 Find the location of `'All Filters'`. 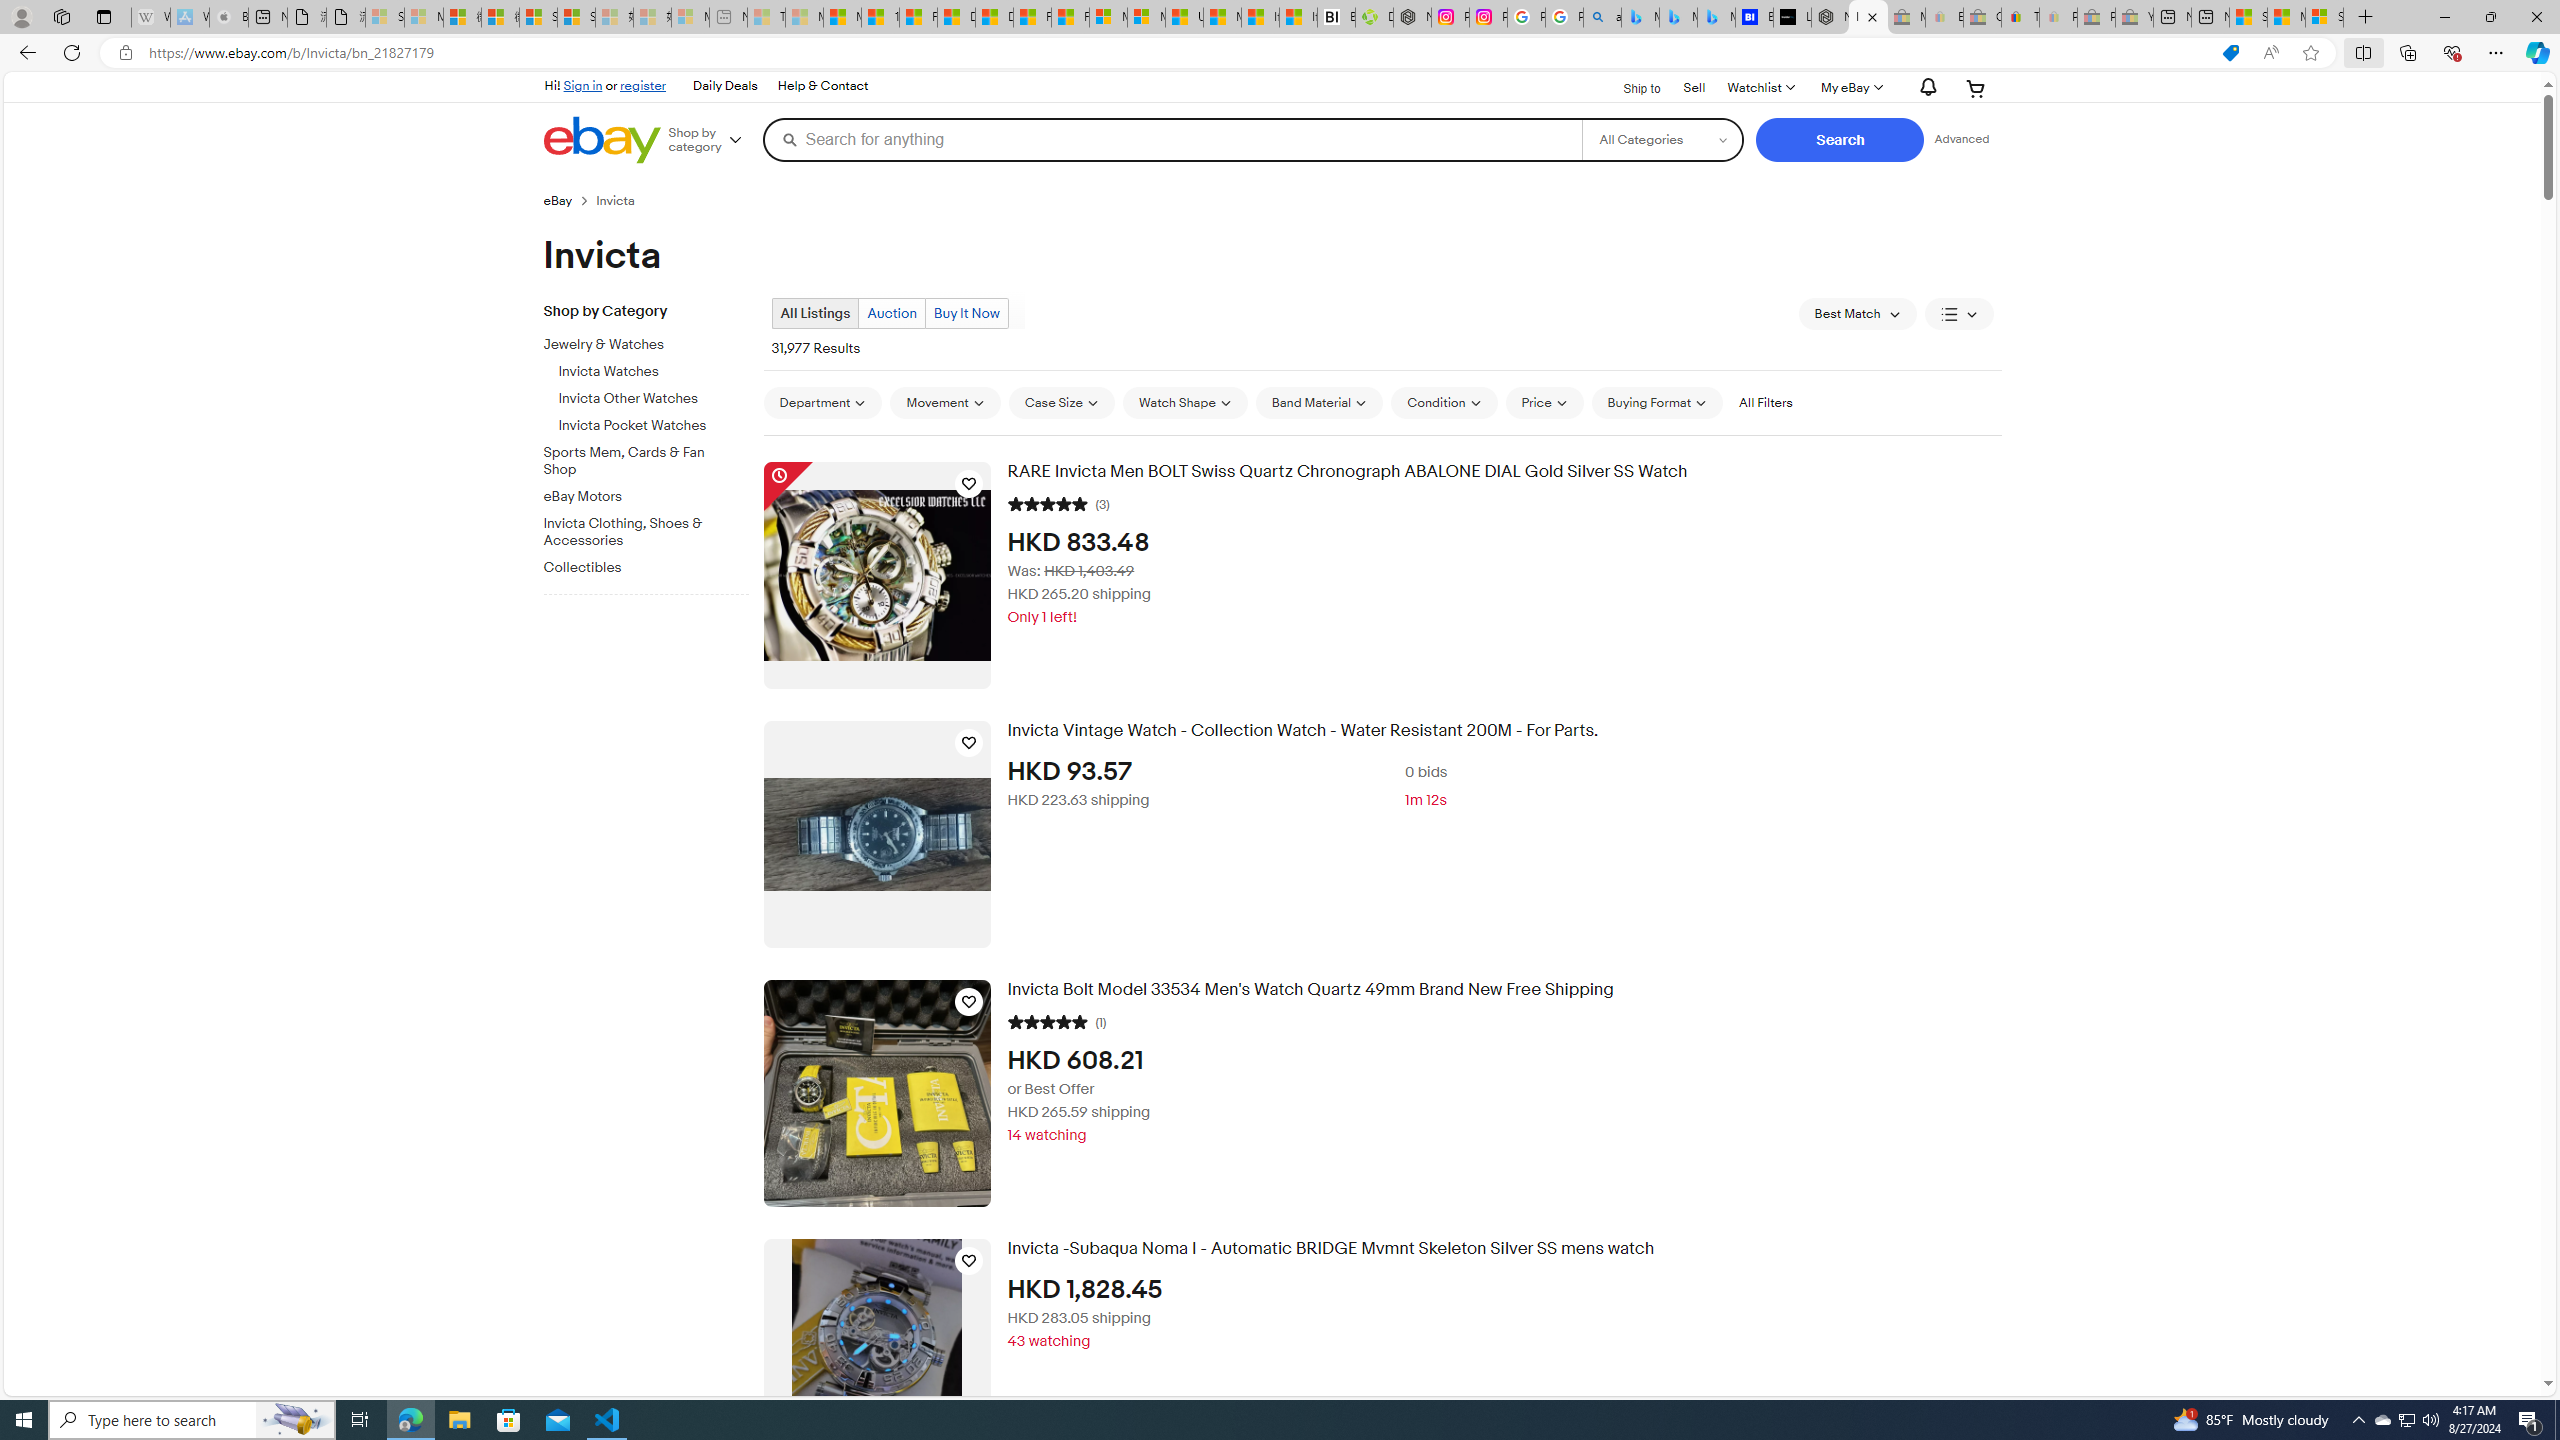

'All Filters' is located at coordinates (1765, 402).